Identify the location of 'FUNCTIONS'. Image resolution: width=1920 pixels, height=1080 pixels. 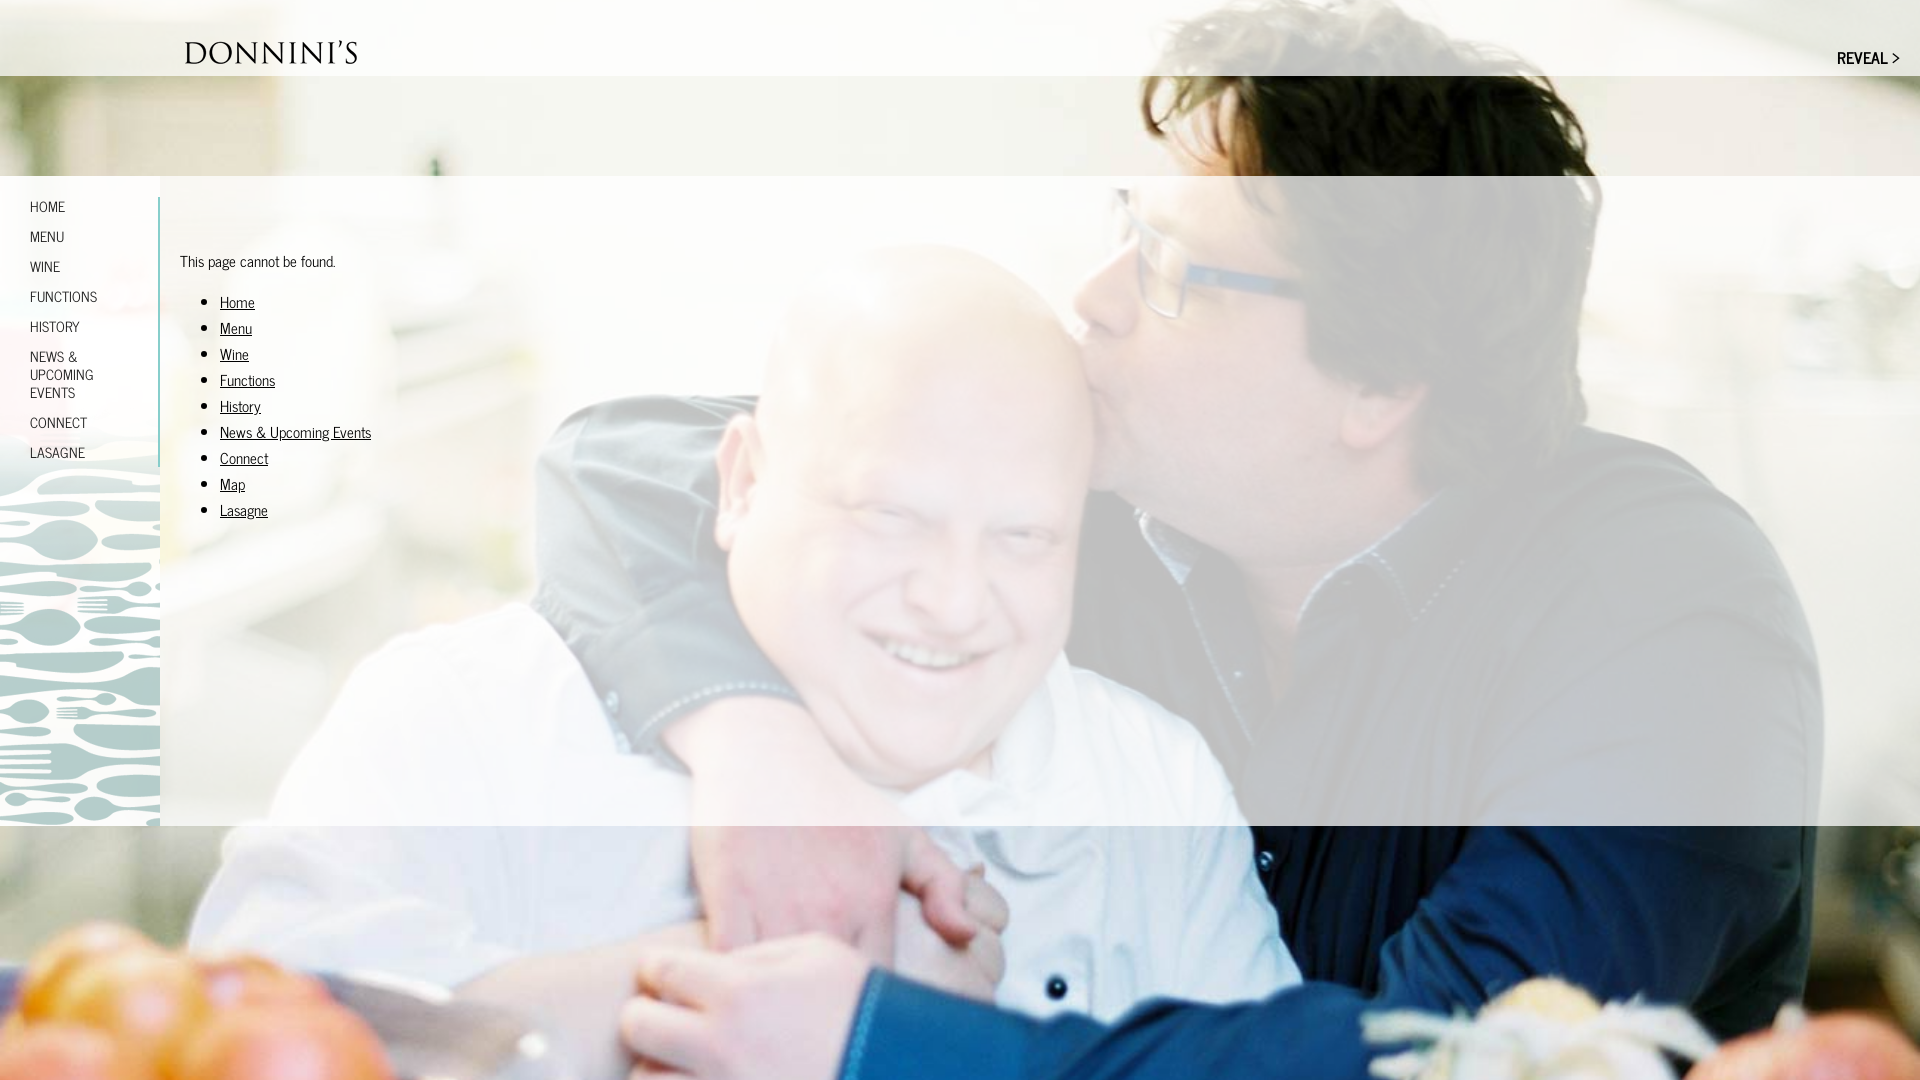
(80, 296).